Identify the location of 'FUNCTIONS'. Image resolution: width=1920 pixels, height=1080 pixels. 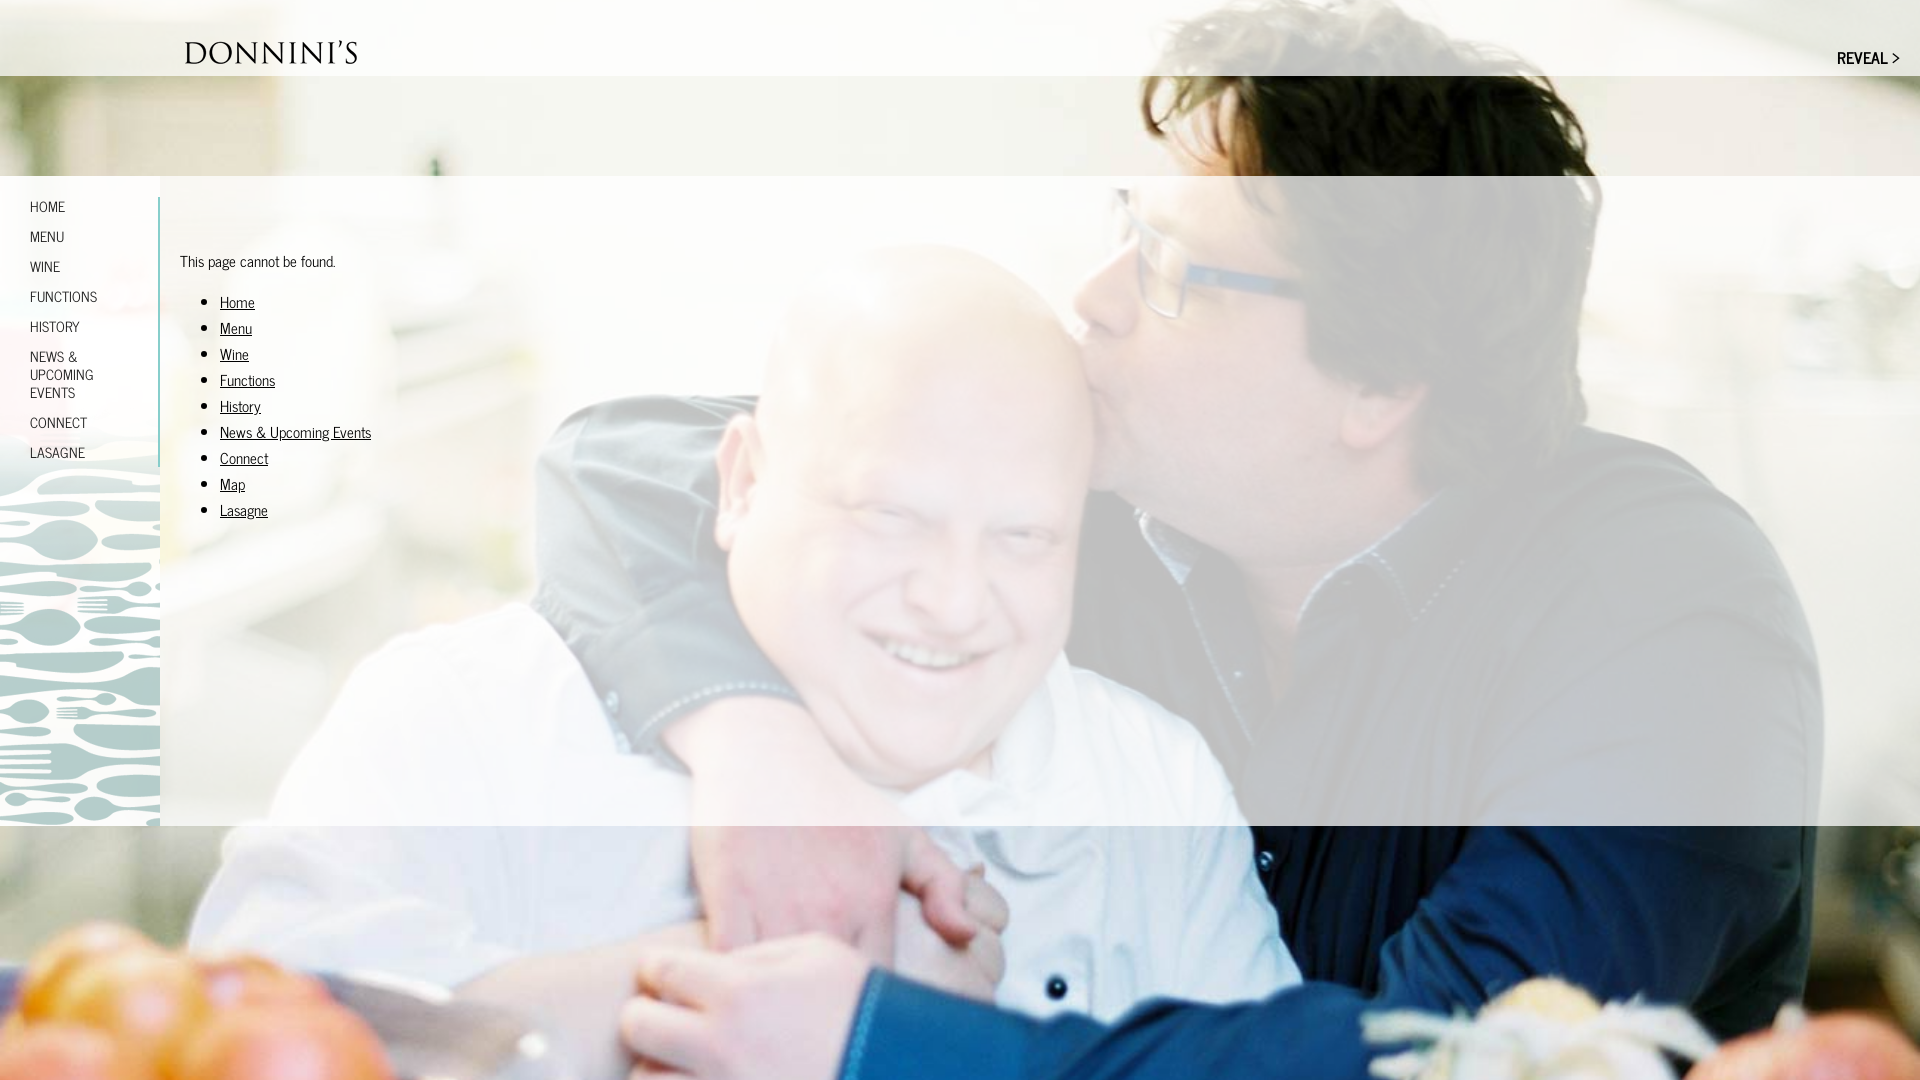
(80, 296).